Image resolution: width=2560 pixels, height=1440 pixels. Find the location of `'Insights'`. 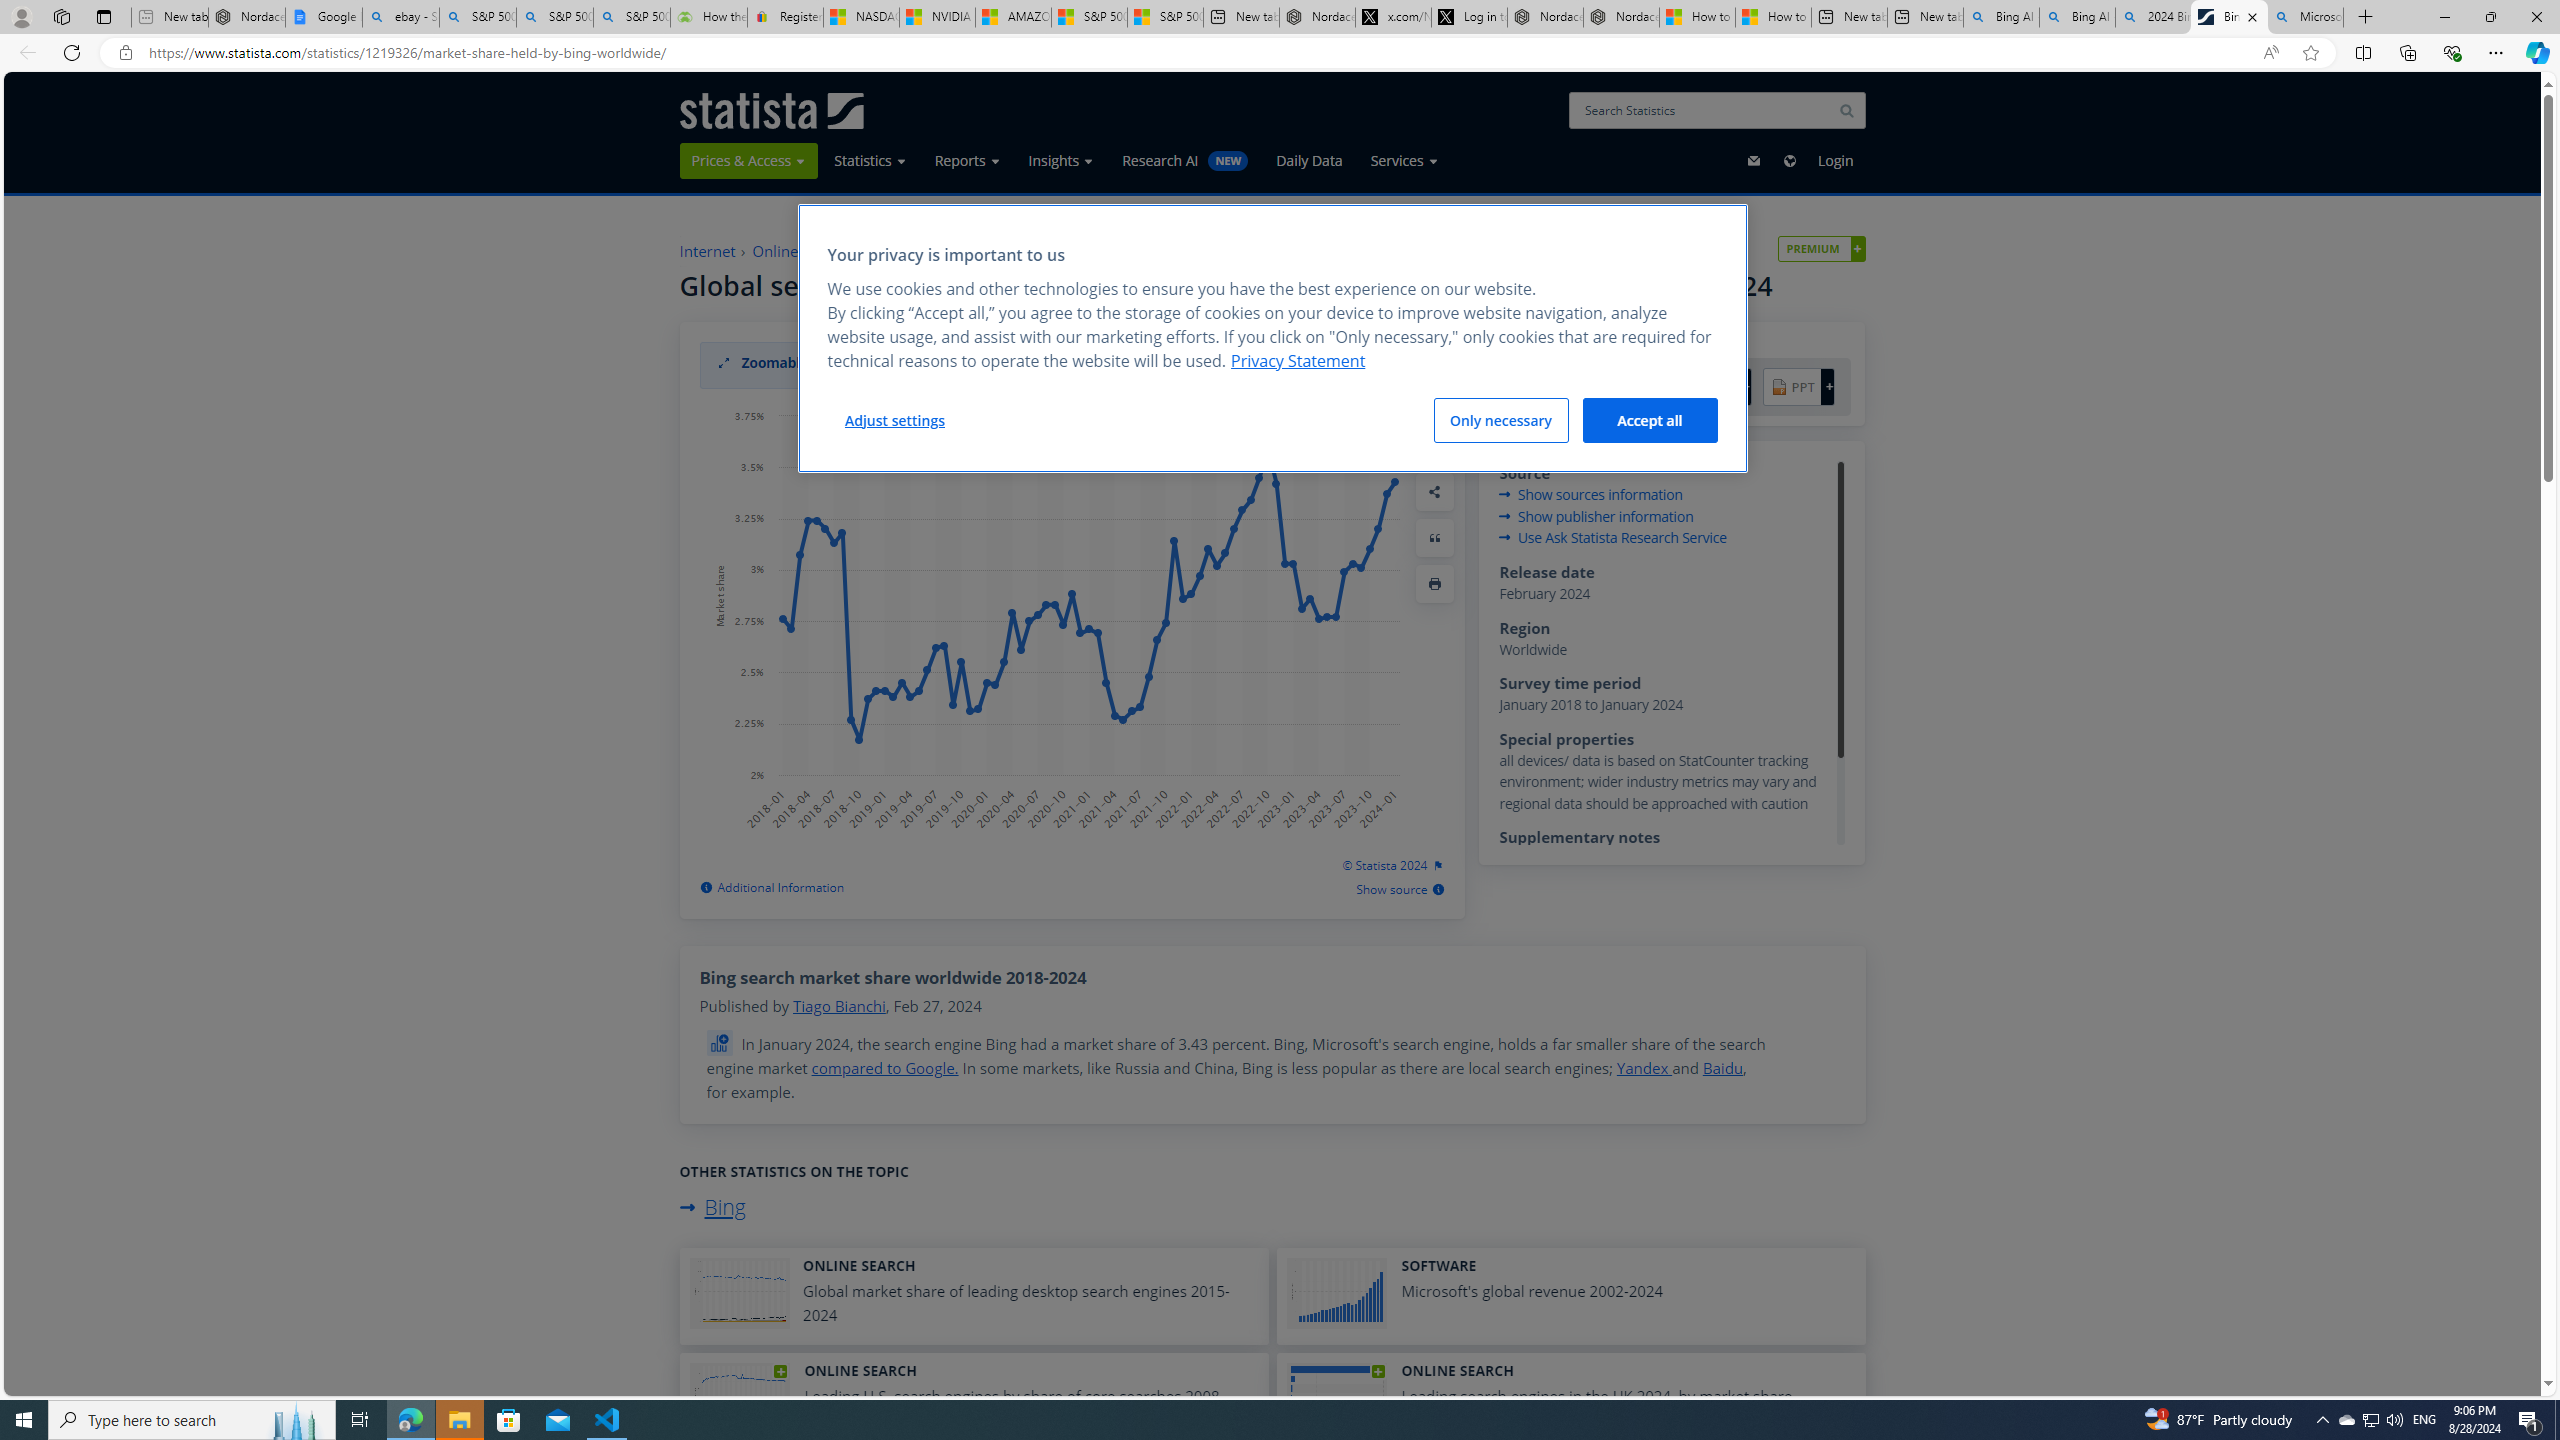

'Insights' is located at coordinates (1060, 160).